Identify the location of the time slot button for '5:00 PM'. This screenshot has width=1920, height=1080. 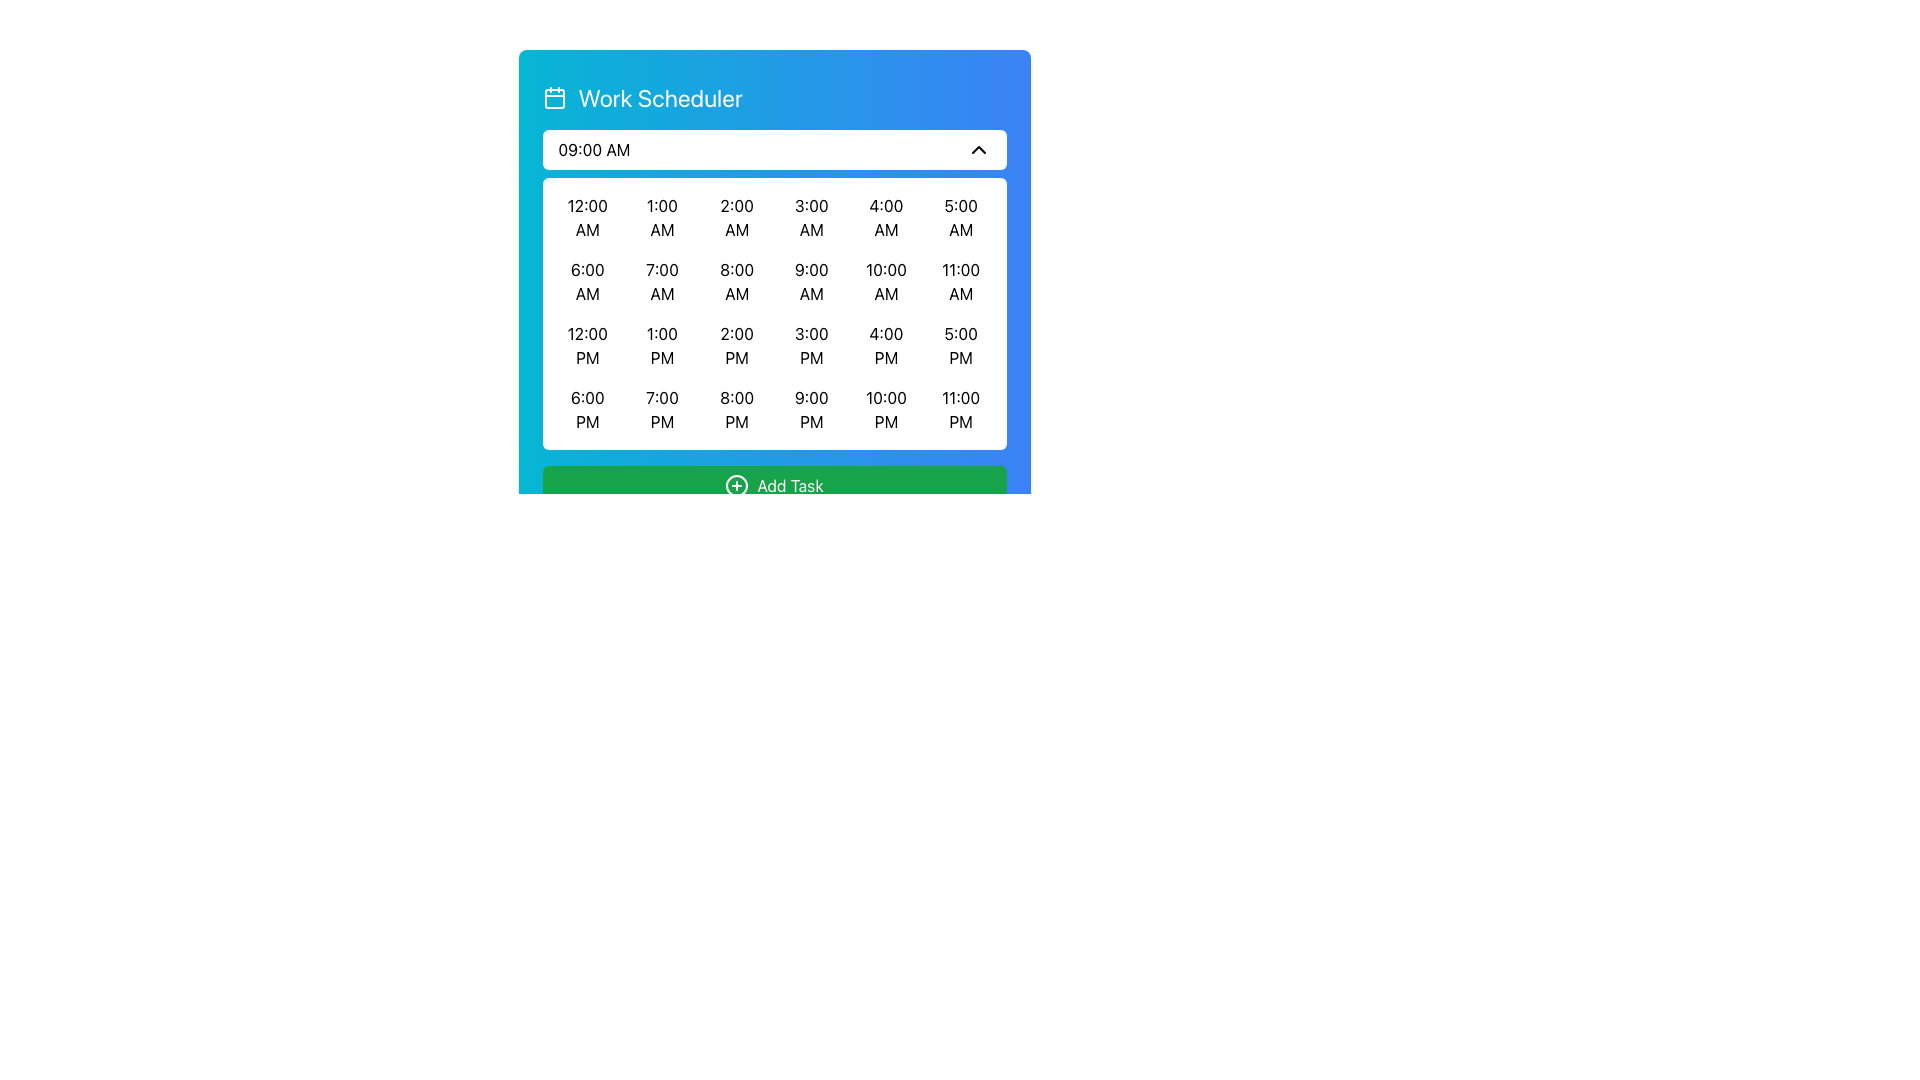
(961, 345).